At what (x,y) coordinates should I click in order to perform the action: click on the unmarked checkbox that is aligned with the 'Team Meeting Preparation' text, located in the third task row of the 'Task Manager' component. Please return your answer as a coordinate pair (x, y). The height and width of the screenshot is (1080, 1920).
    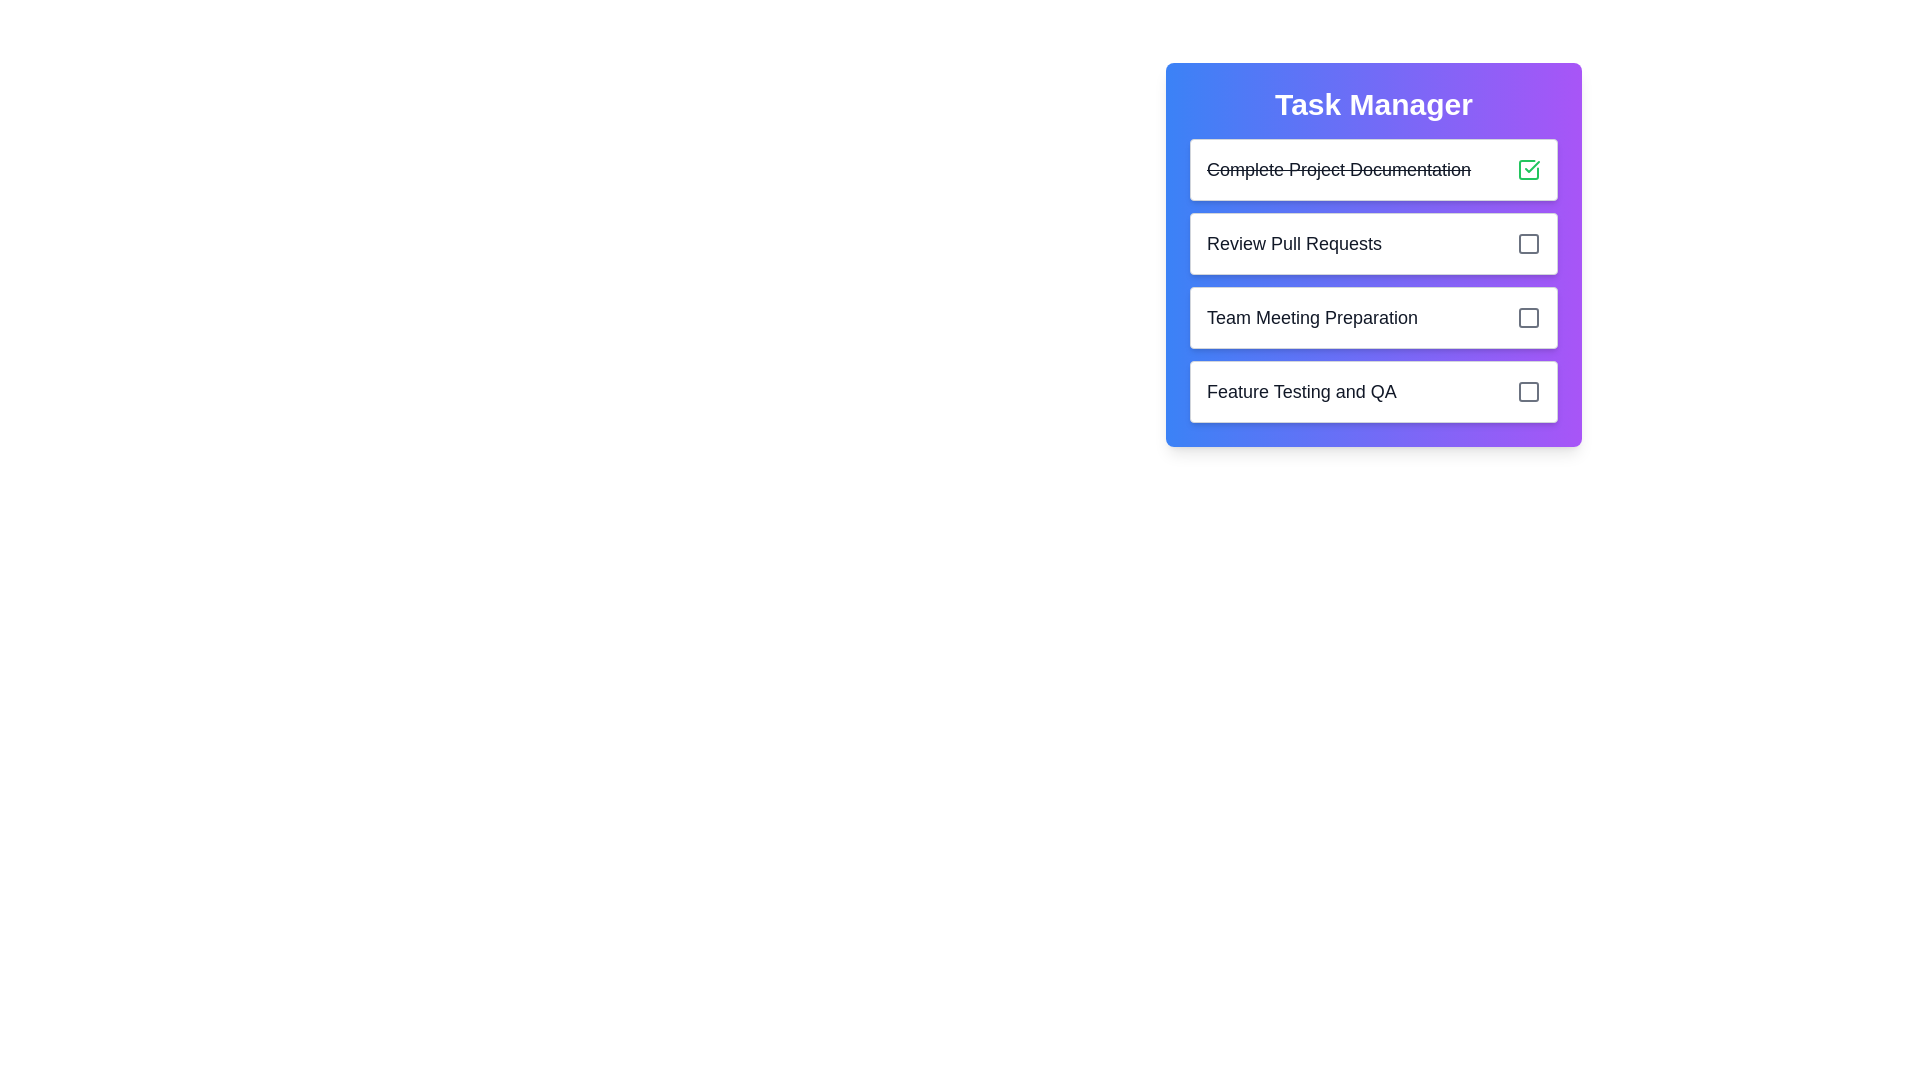
    Looking at the image, I should click on (1528, 316).